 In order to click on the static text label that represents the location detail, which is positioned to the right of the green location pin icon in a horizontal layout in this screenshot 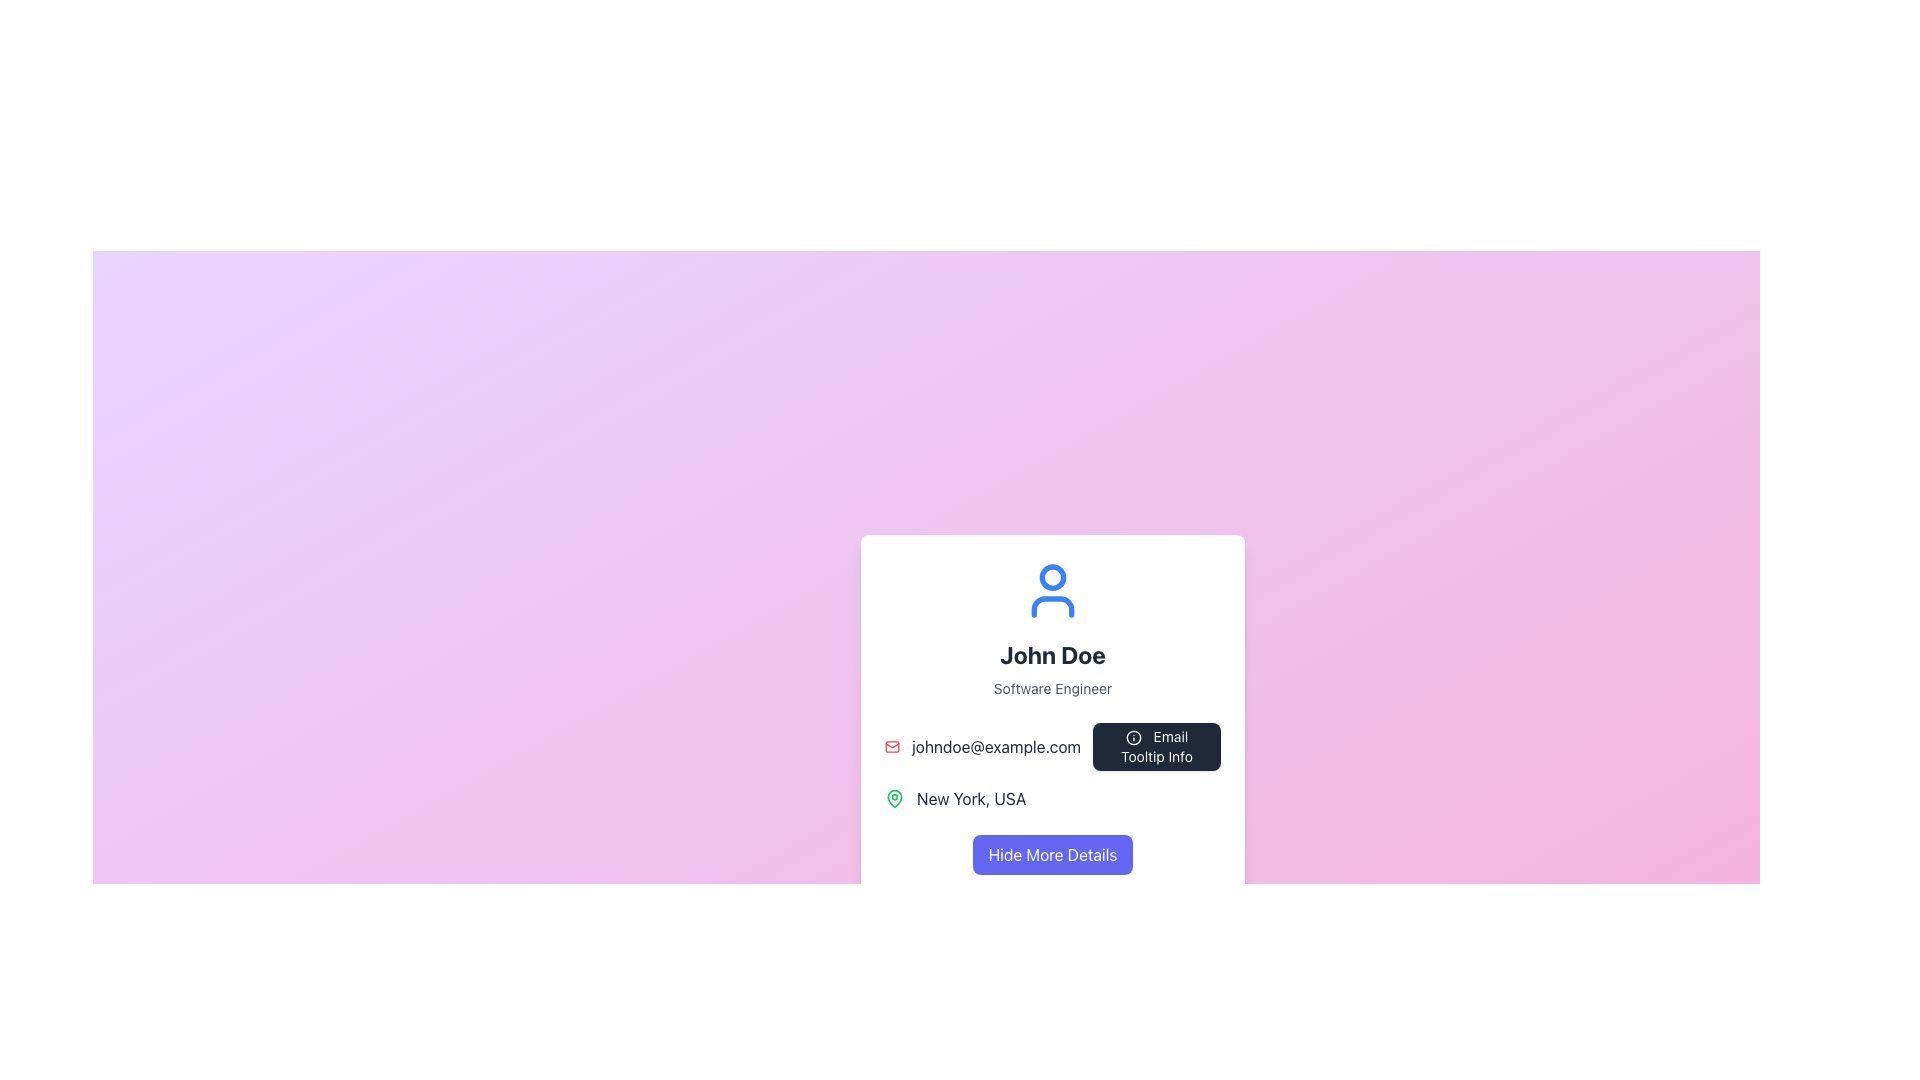, I will do `click(971, 797)`.